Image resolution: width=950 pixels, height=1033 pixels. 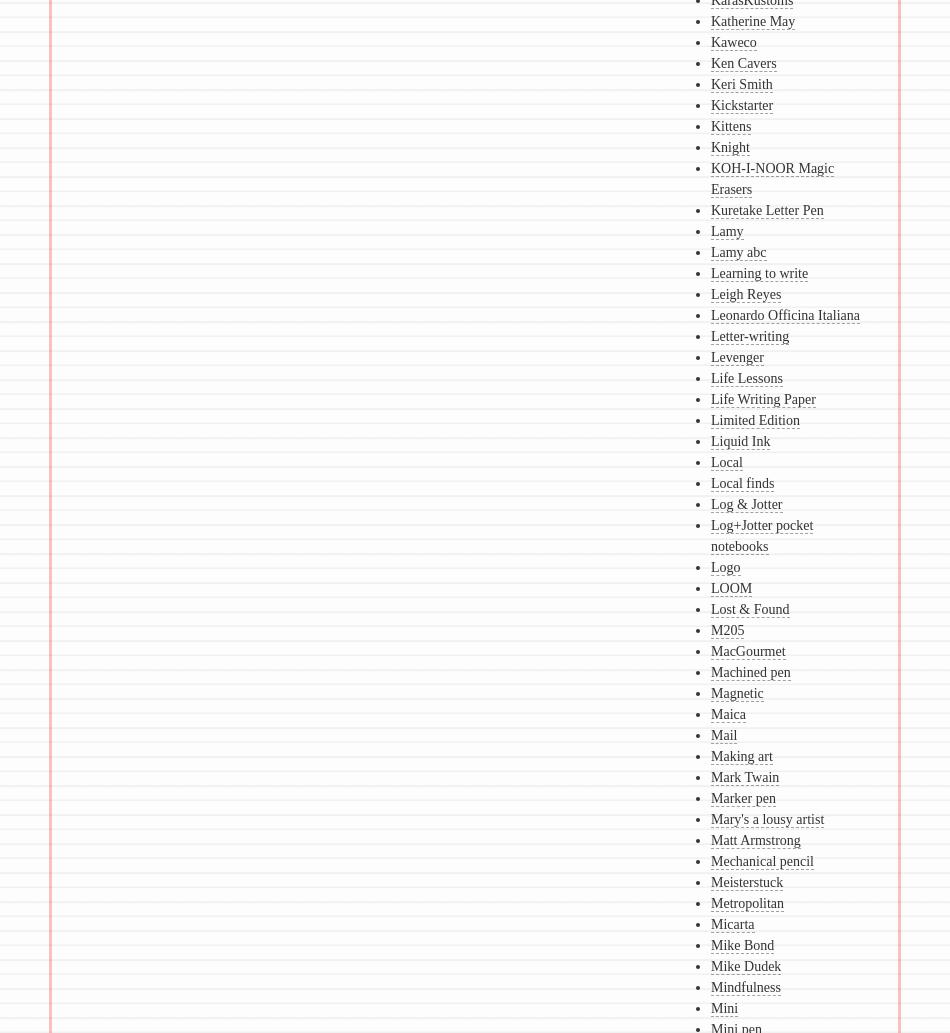 I want to click on 'Mechanical pencil', so click(x=760, y=861).